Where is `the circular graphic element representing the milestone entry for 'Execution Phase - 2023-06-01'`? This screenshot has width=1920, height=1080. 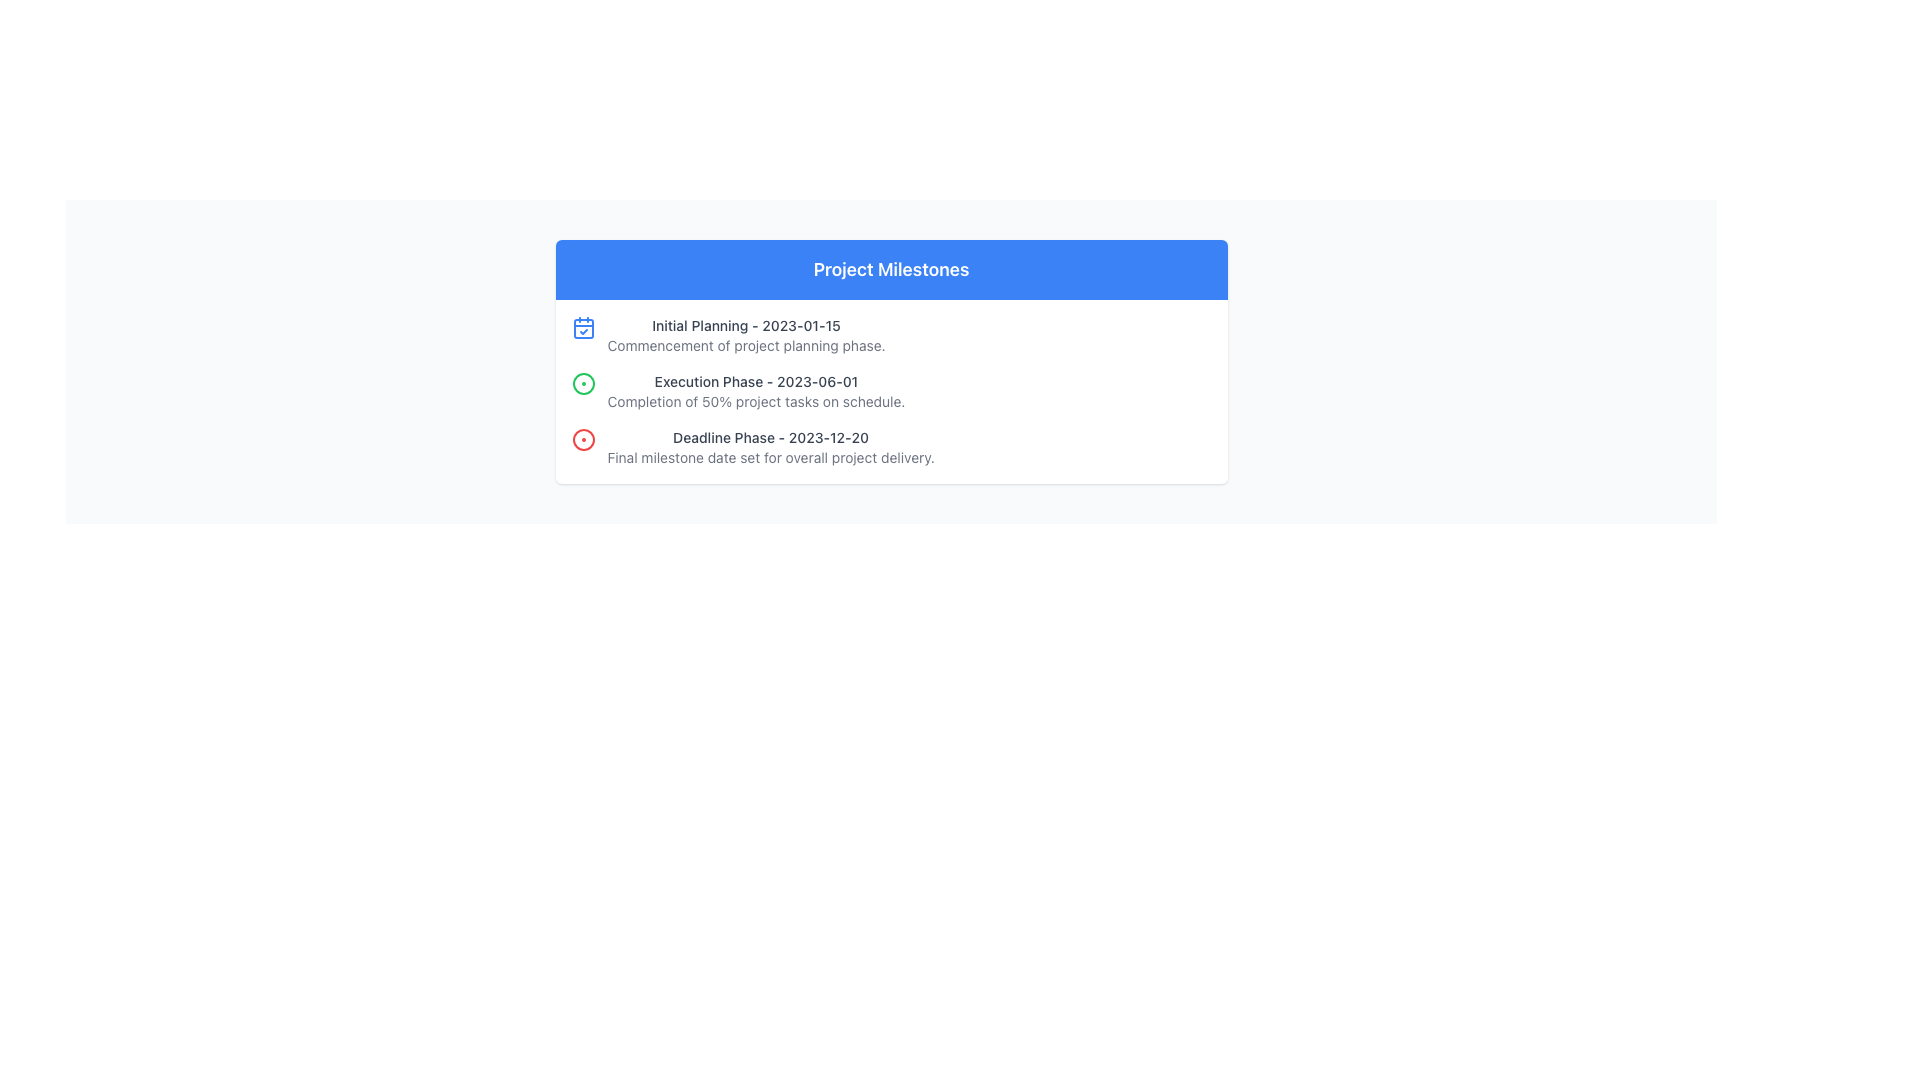 the circular graphic element representing the milestone entry for 'Execution Phase - 2023-06-01' is located at coordinates (582, 384).